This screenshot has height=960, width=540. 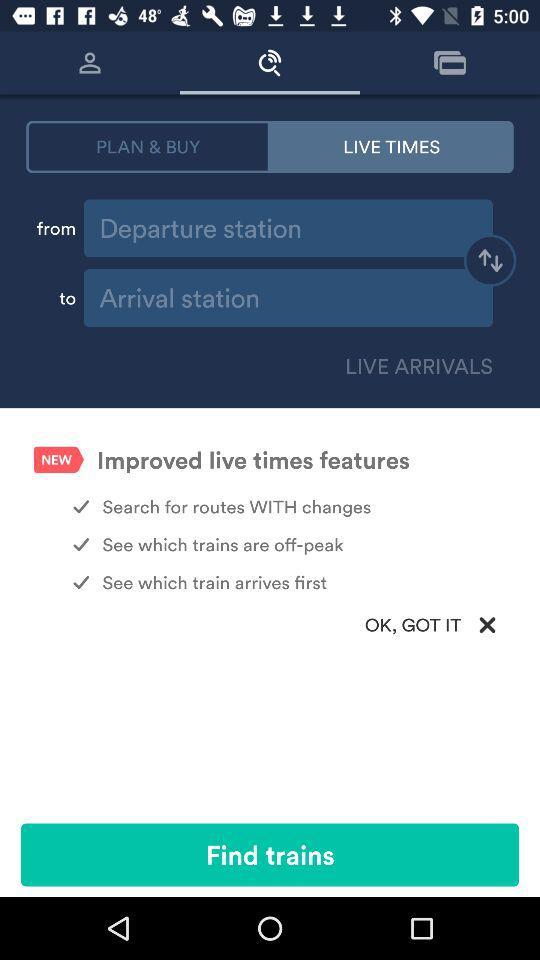 I want to click on type the departure station, so click(x=287, y=228).